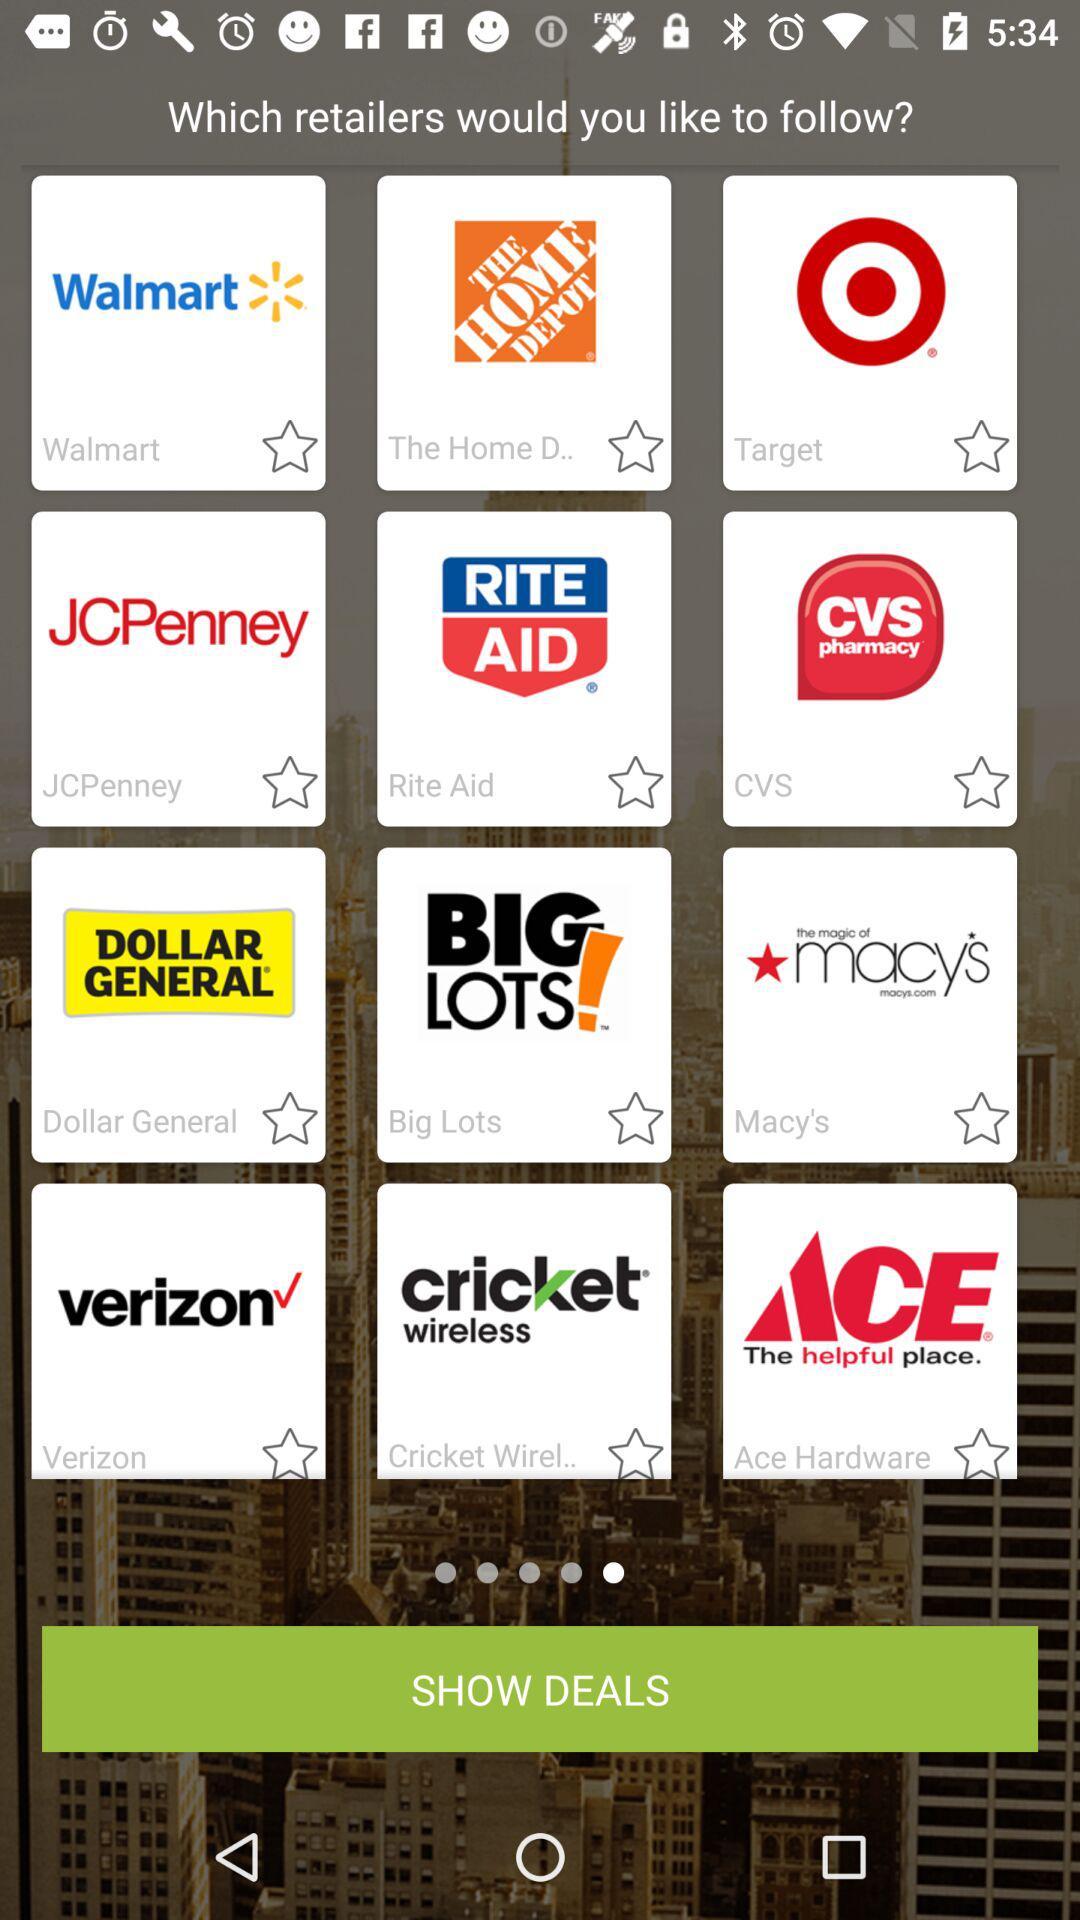 The height and width of the screenshot is (1920, 1080). Describe the element at coordinates (540, 1688) in the screenshot. I see `the show deals item` at that location.